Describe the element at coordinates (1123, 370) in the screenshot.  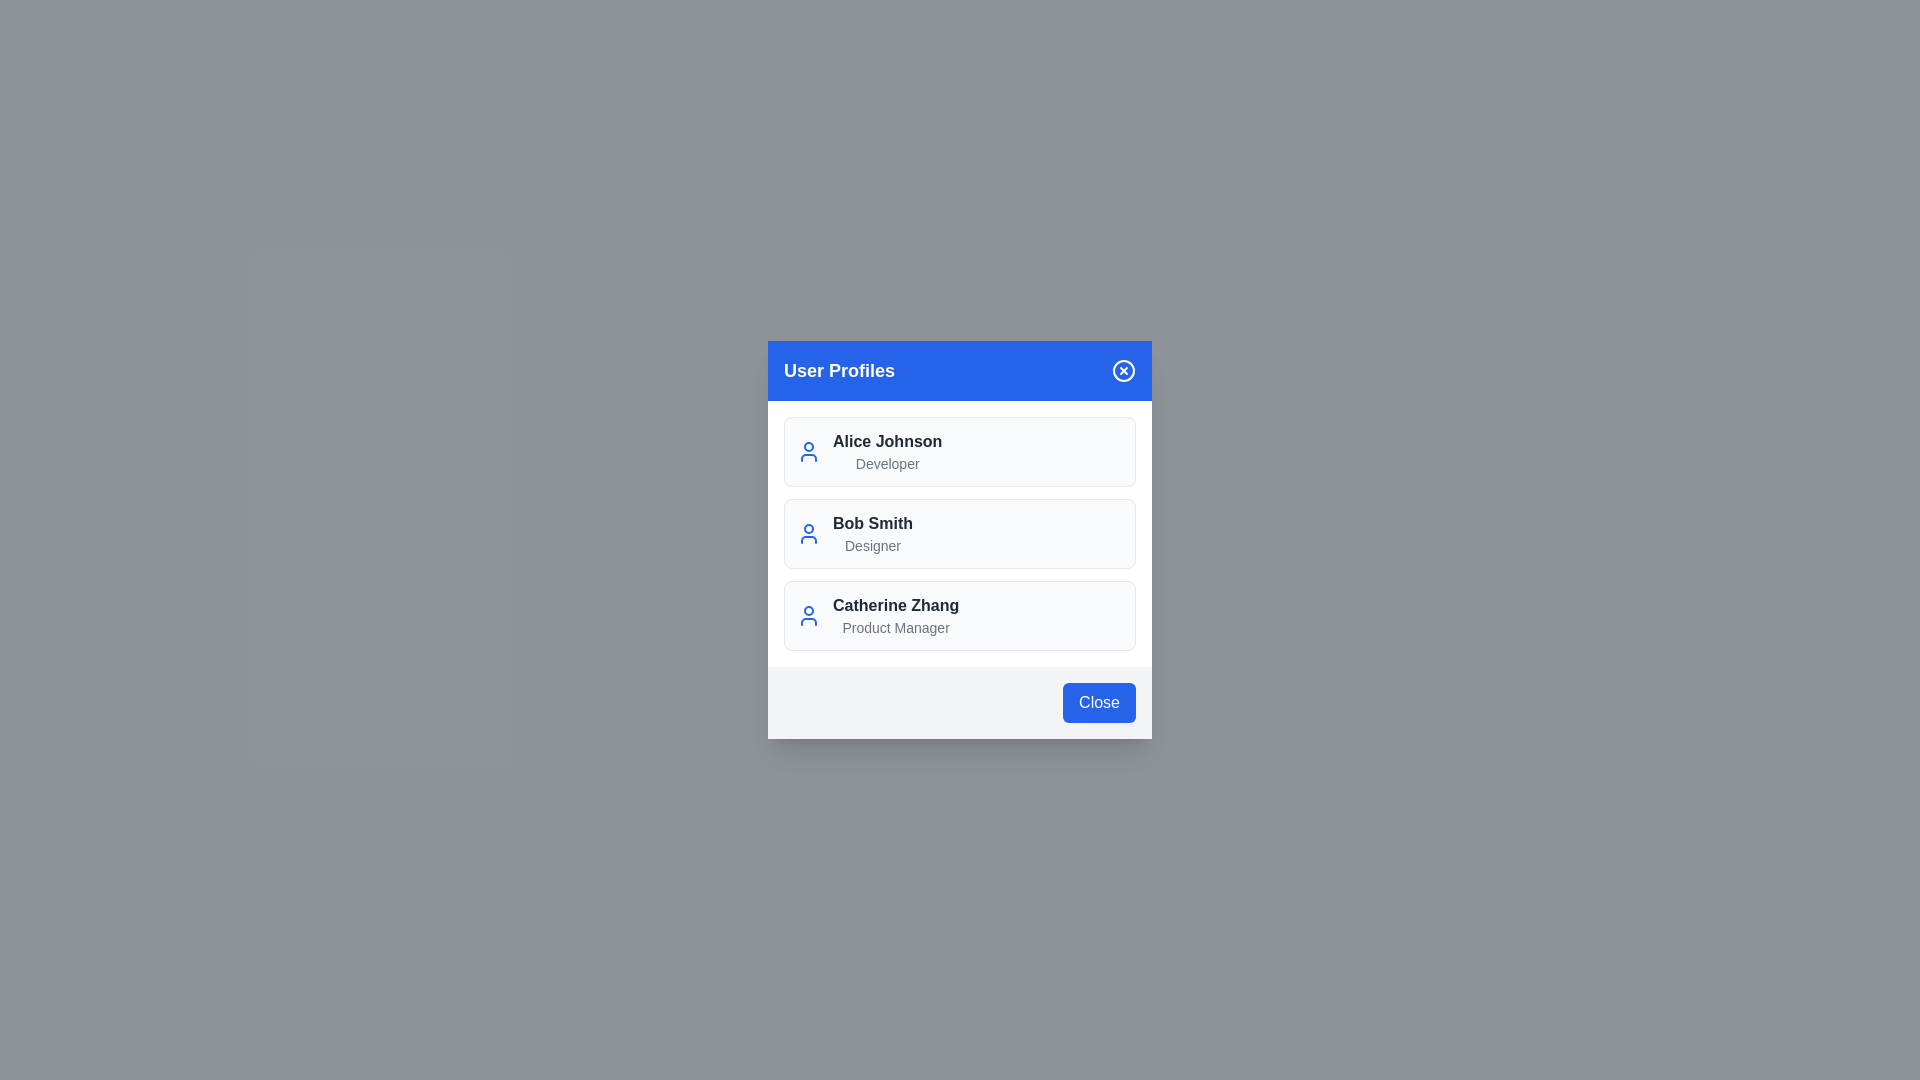
I see `the 'X' button in the top-right corner of the dialog to close it` at that location.